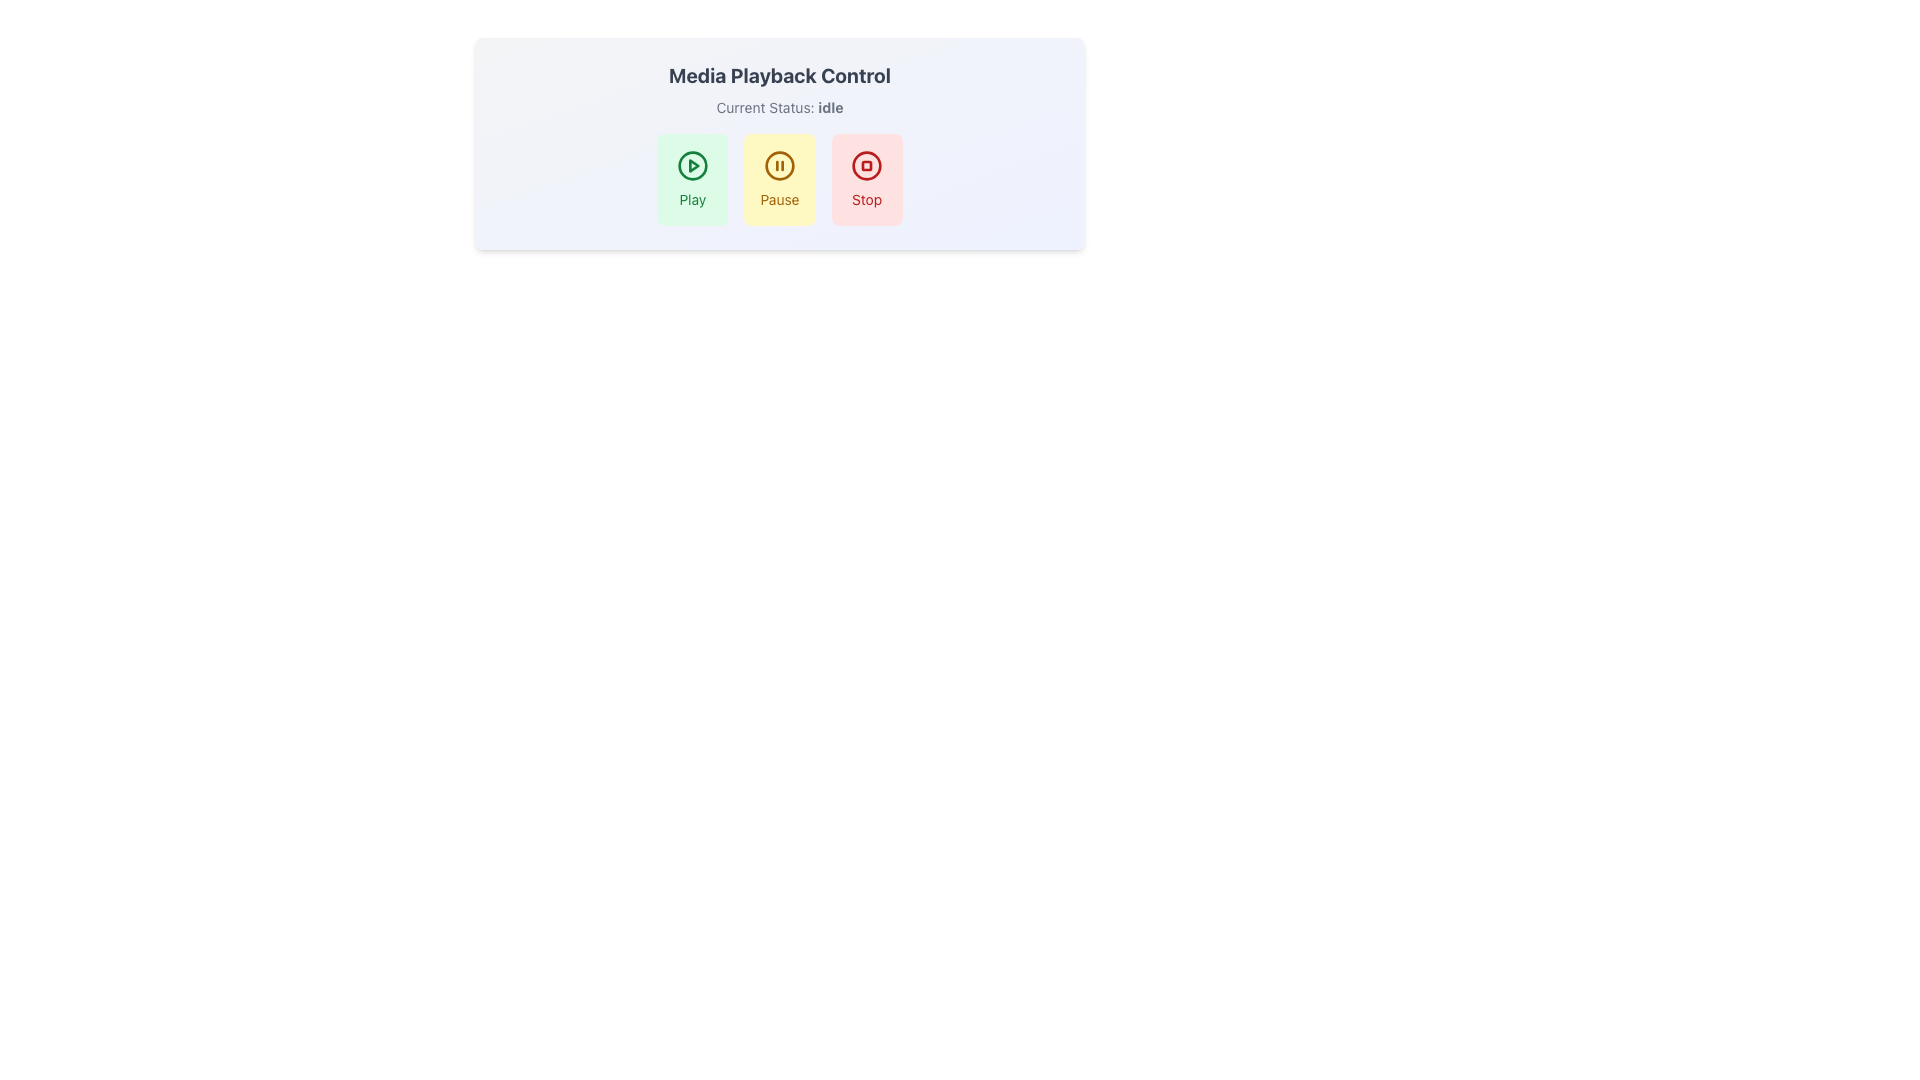 The height and width of the screenshot is (1080, 1920). What do you see at coordinates (778, 180) in the screenshot?
I see `the pause button located in the 'Media Playback Control' section, which is centered between the 'Play' button on the left and the 'Stop' button on the right` at bounding box center [778, 180].